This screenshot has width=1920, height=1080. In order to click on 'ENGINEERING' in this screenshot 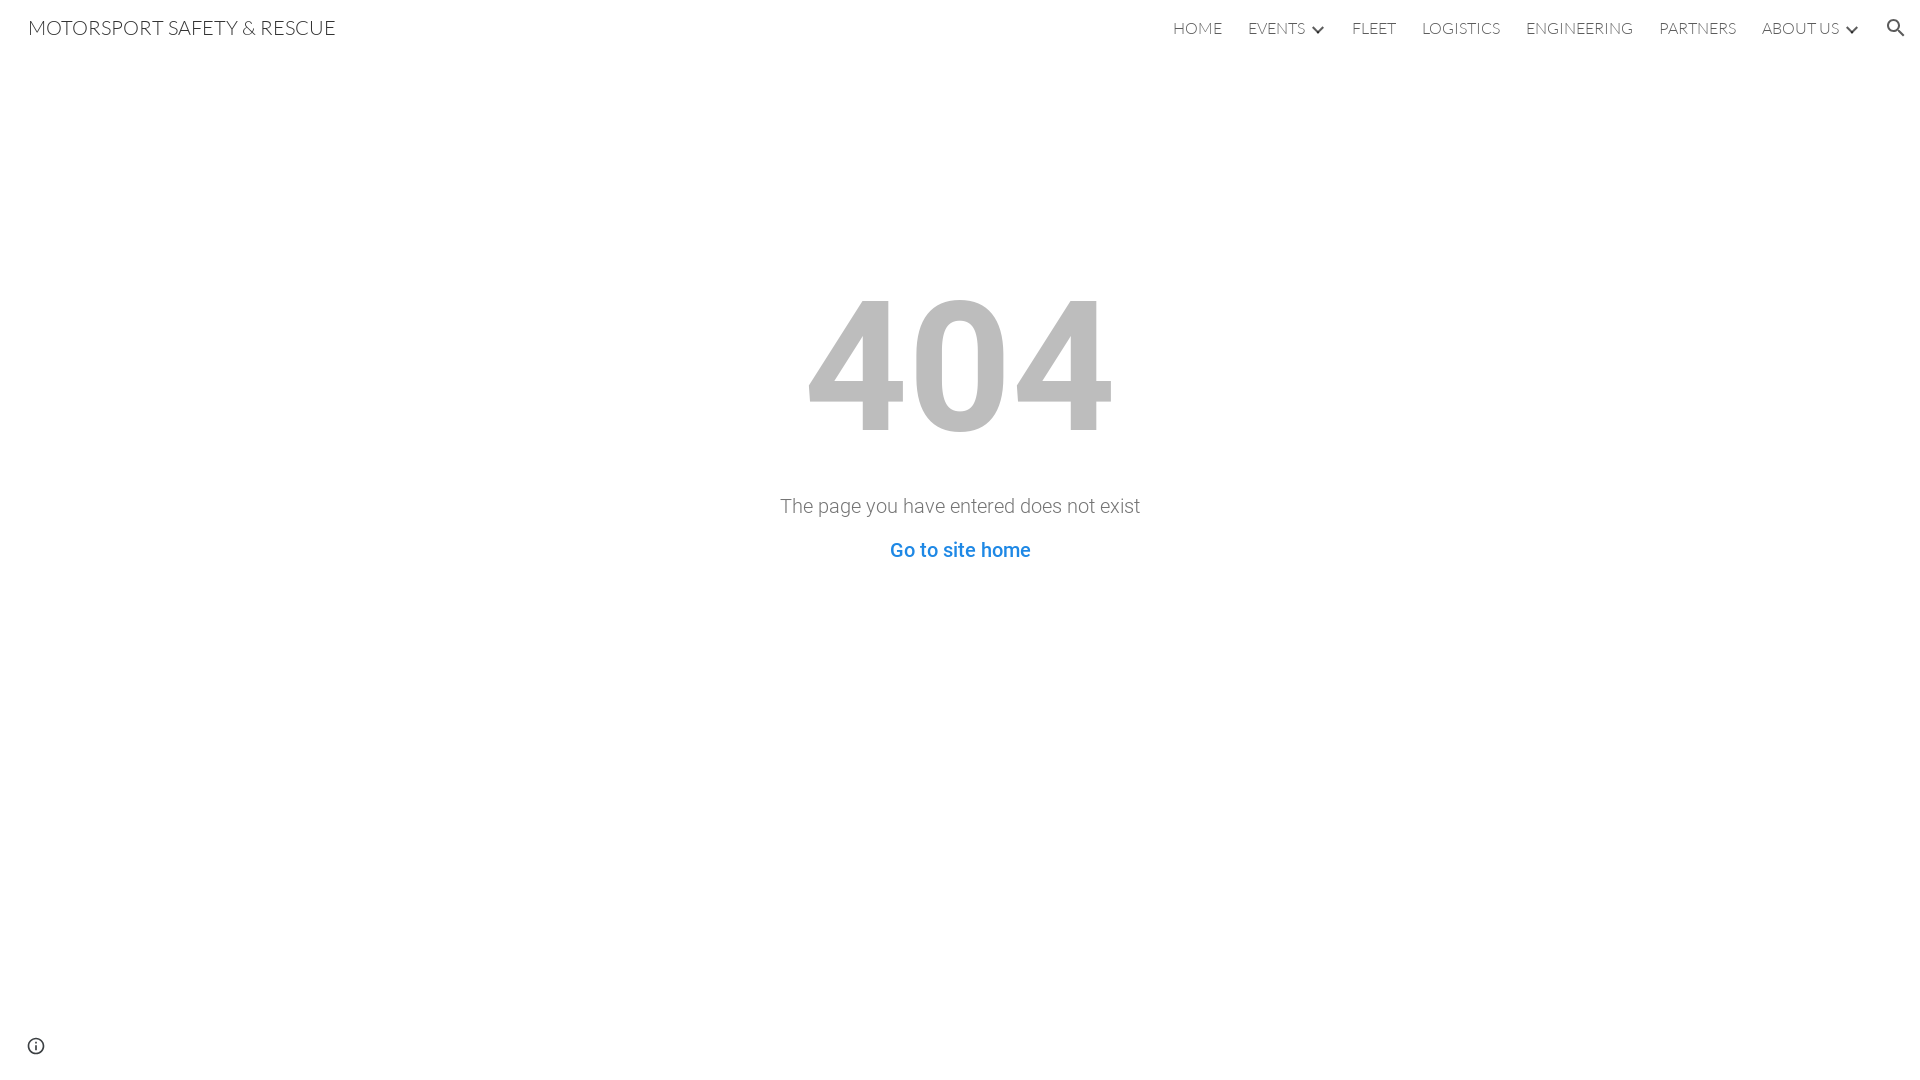, I will do `click(1578, 27)`.